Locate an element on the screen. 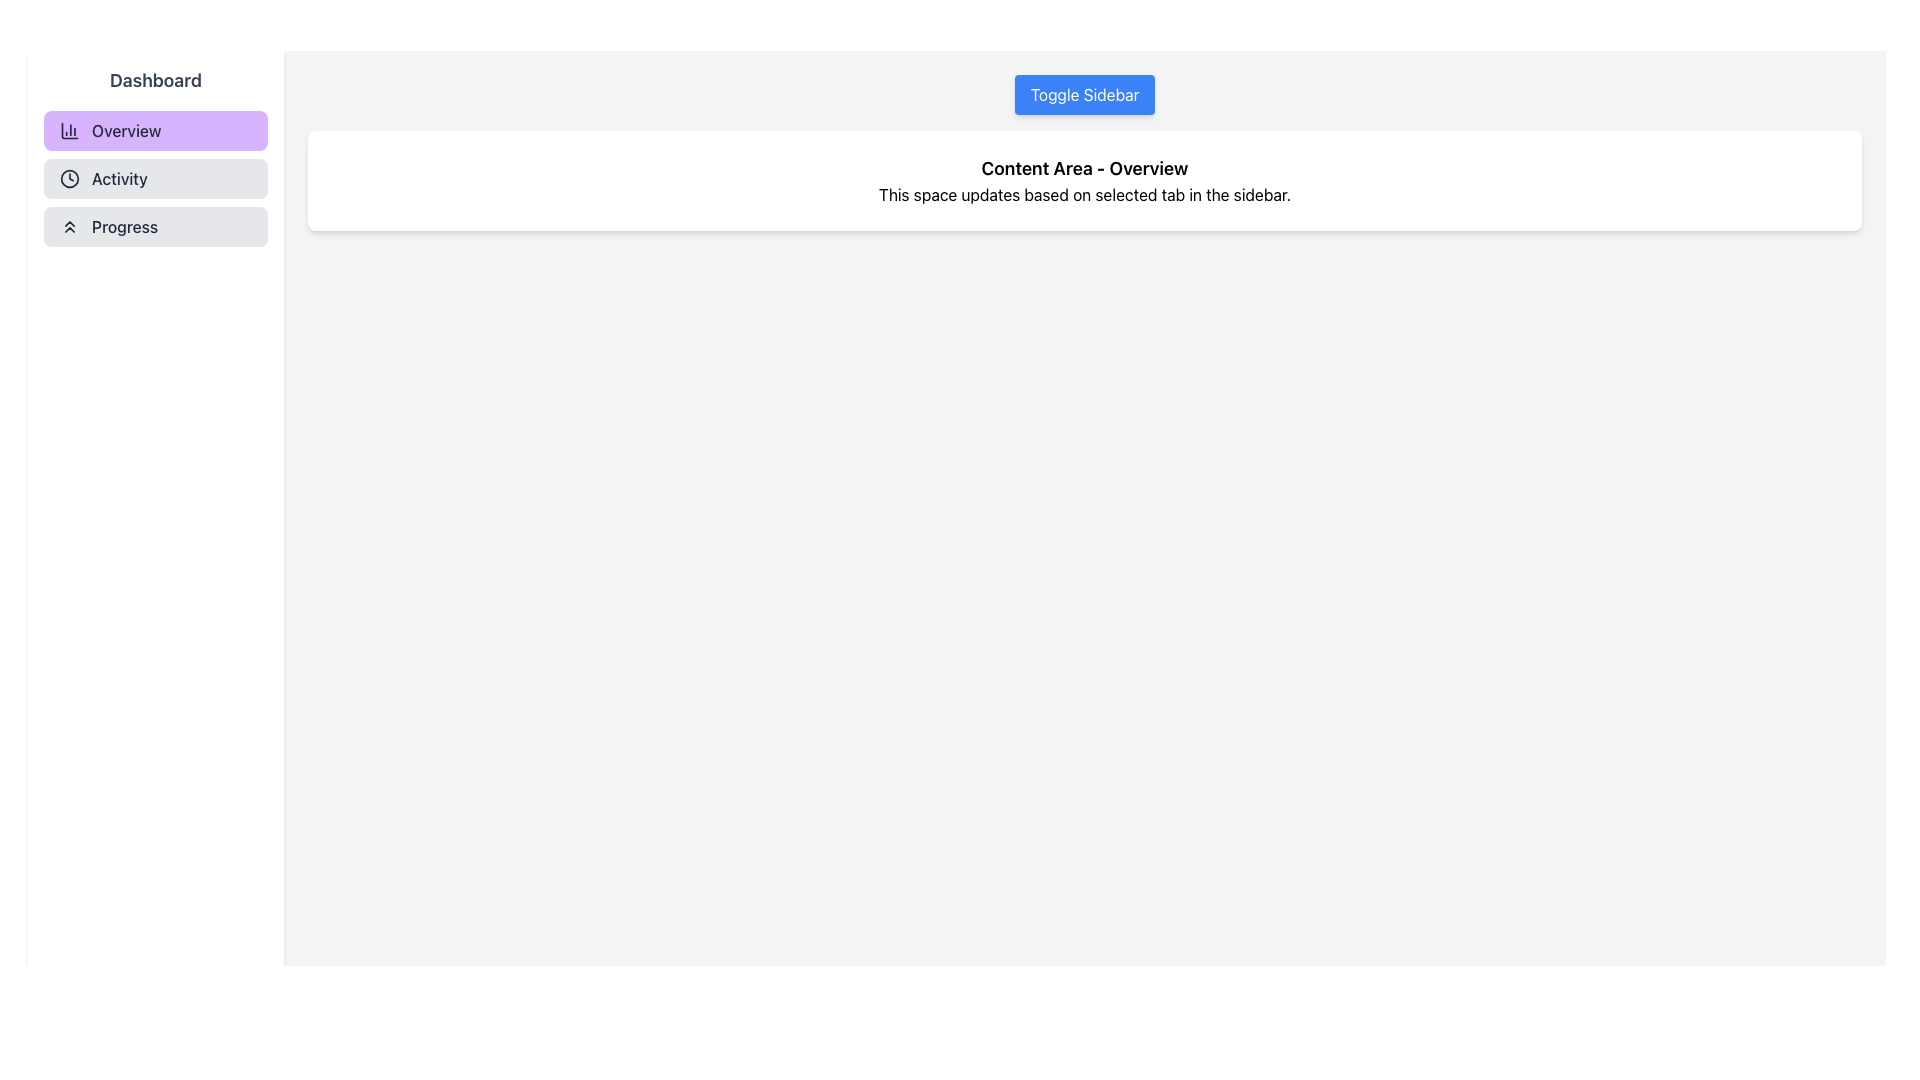 This screenshot has width=1920, height=1080. text label located to the right of the clock icon, which is part of the second sidebar navigation item below the 'Overview' option is located at coordinates (118, 177).